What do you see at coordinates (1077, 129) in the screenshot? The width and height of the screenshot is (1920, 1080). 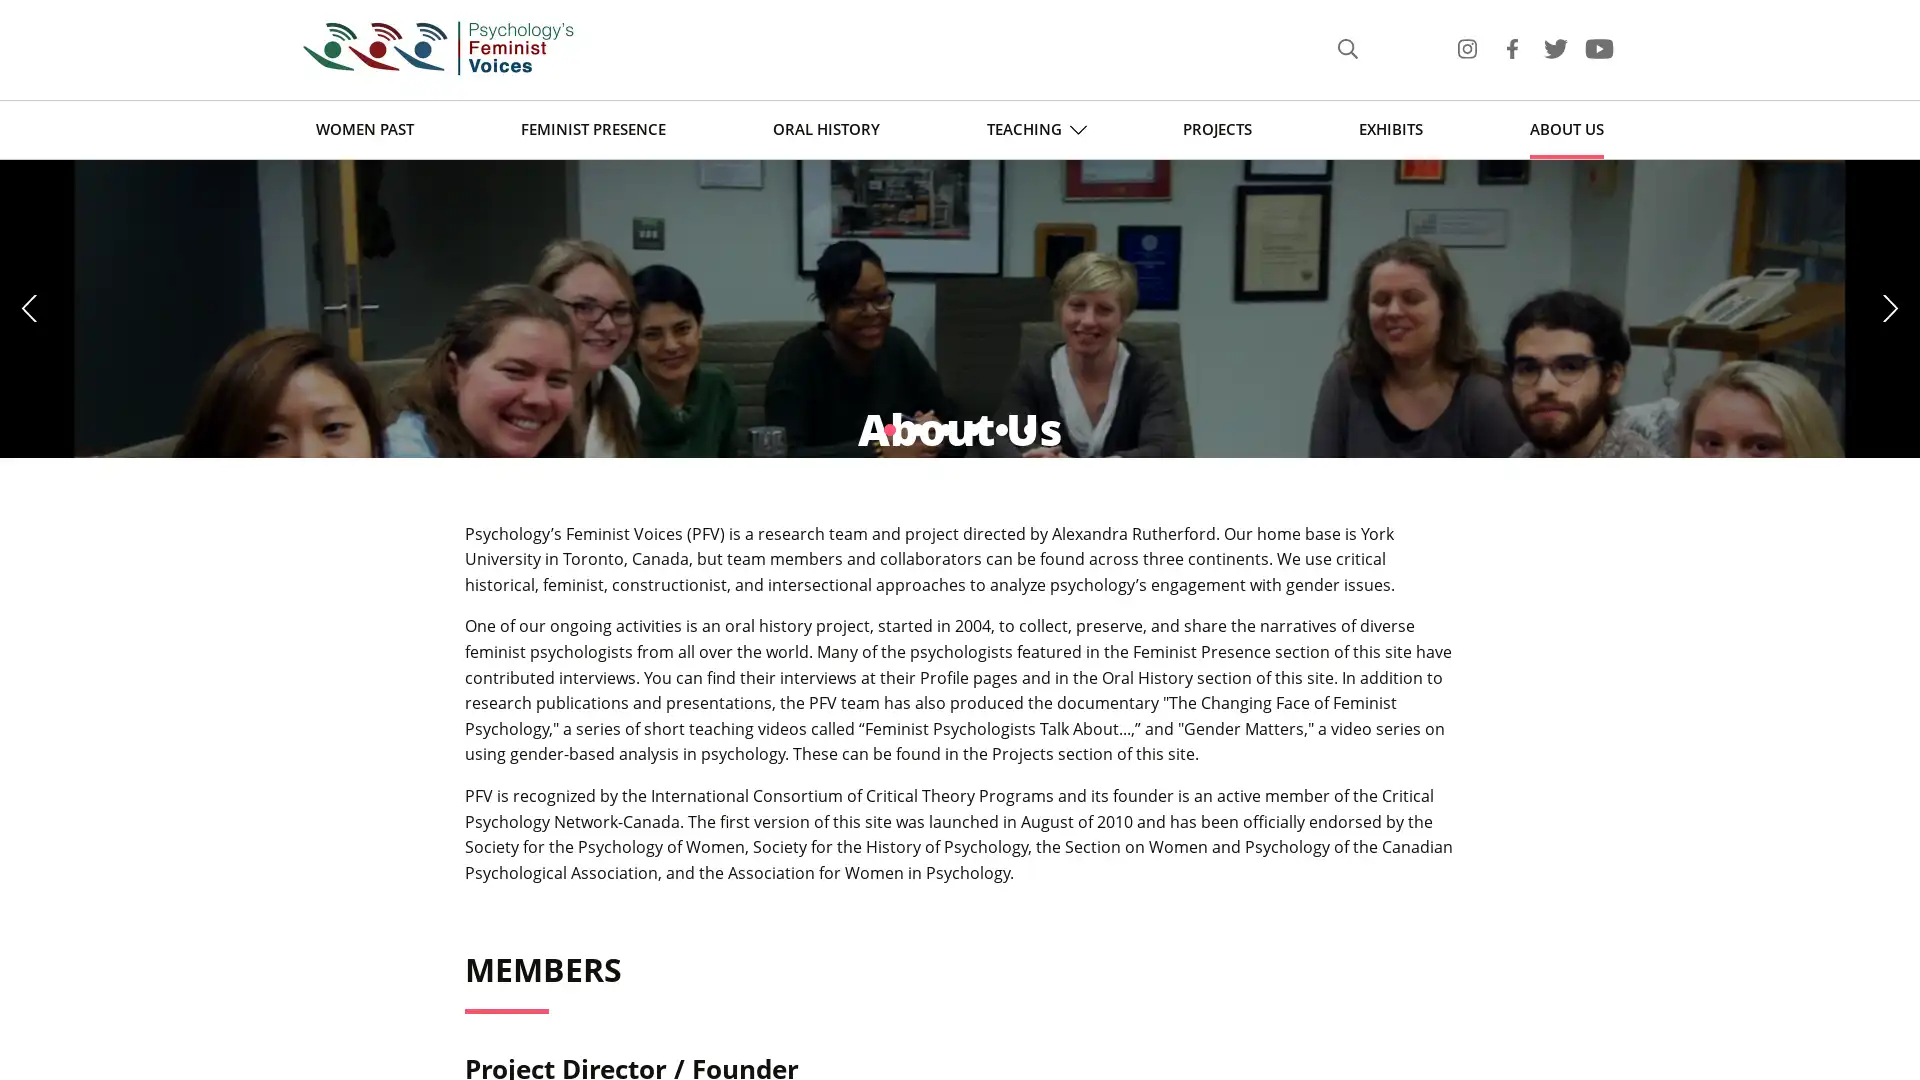 I see `Toggle Teaching sub-menu` at bounding box center [1077, 129].